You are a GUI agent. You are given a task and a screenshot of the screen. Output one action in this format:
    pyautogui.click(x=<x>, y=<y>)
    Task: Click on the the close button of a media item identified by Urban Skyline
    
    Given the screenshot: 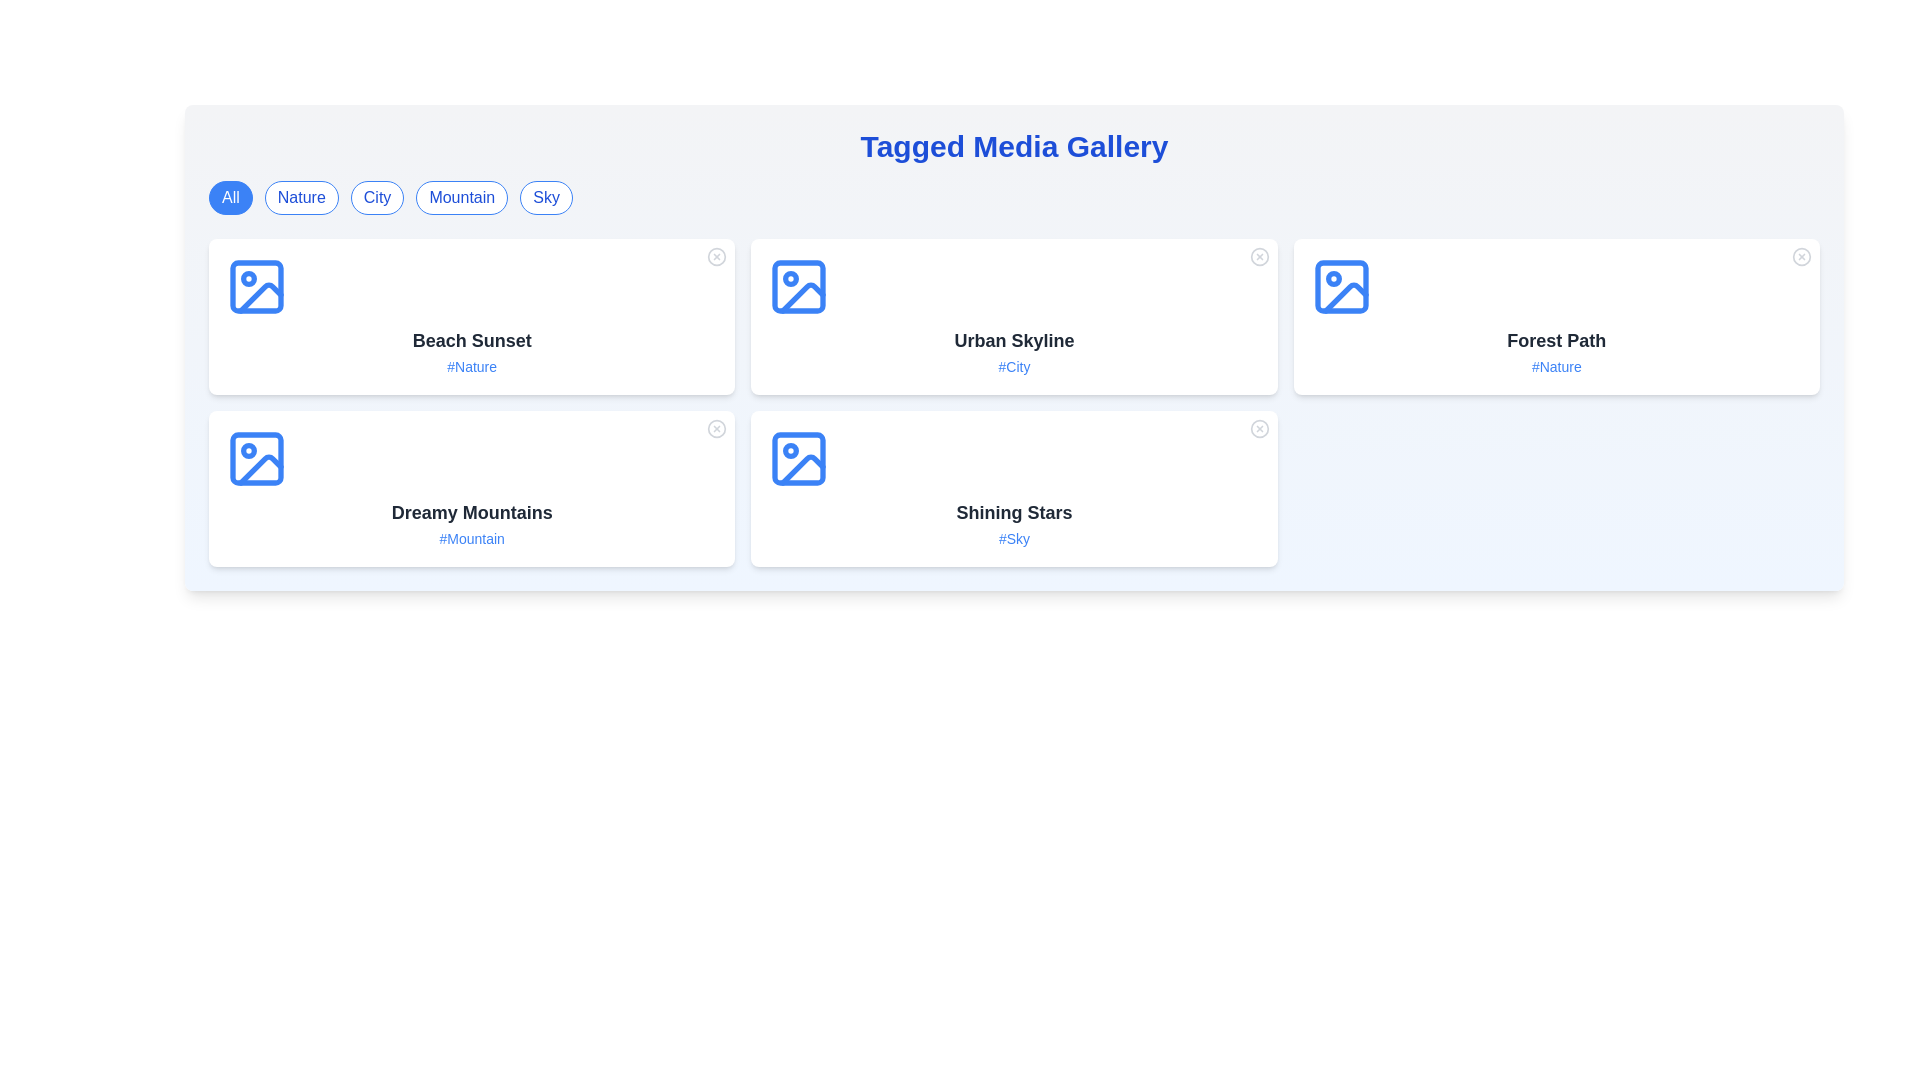 What is the action you would take?
    pyautogui.click(x=1258, y=256)
    